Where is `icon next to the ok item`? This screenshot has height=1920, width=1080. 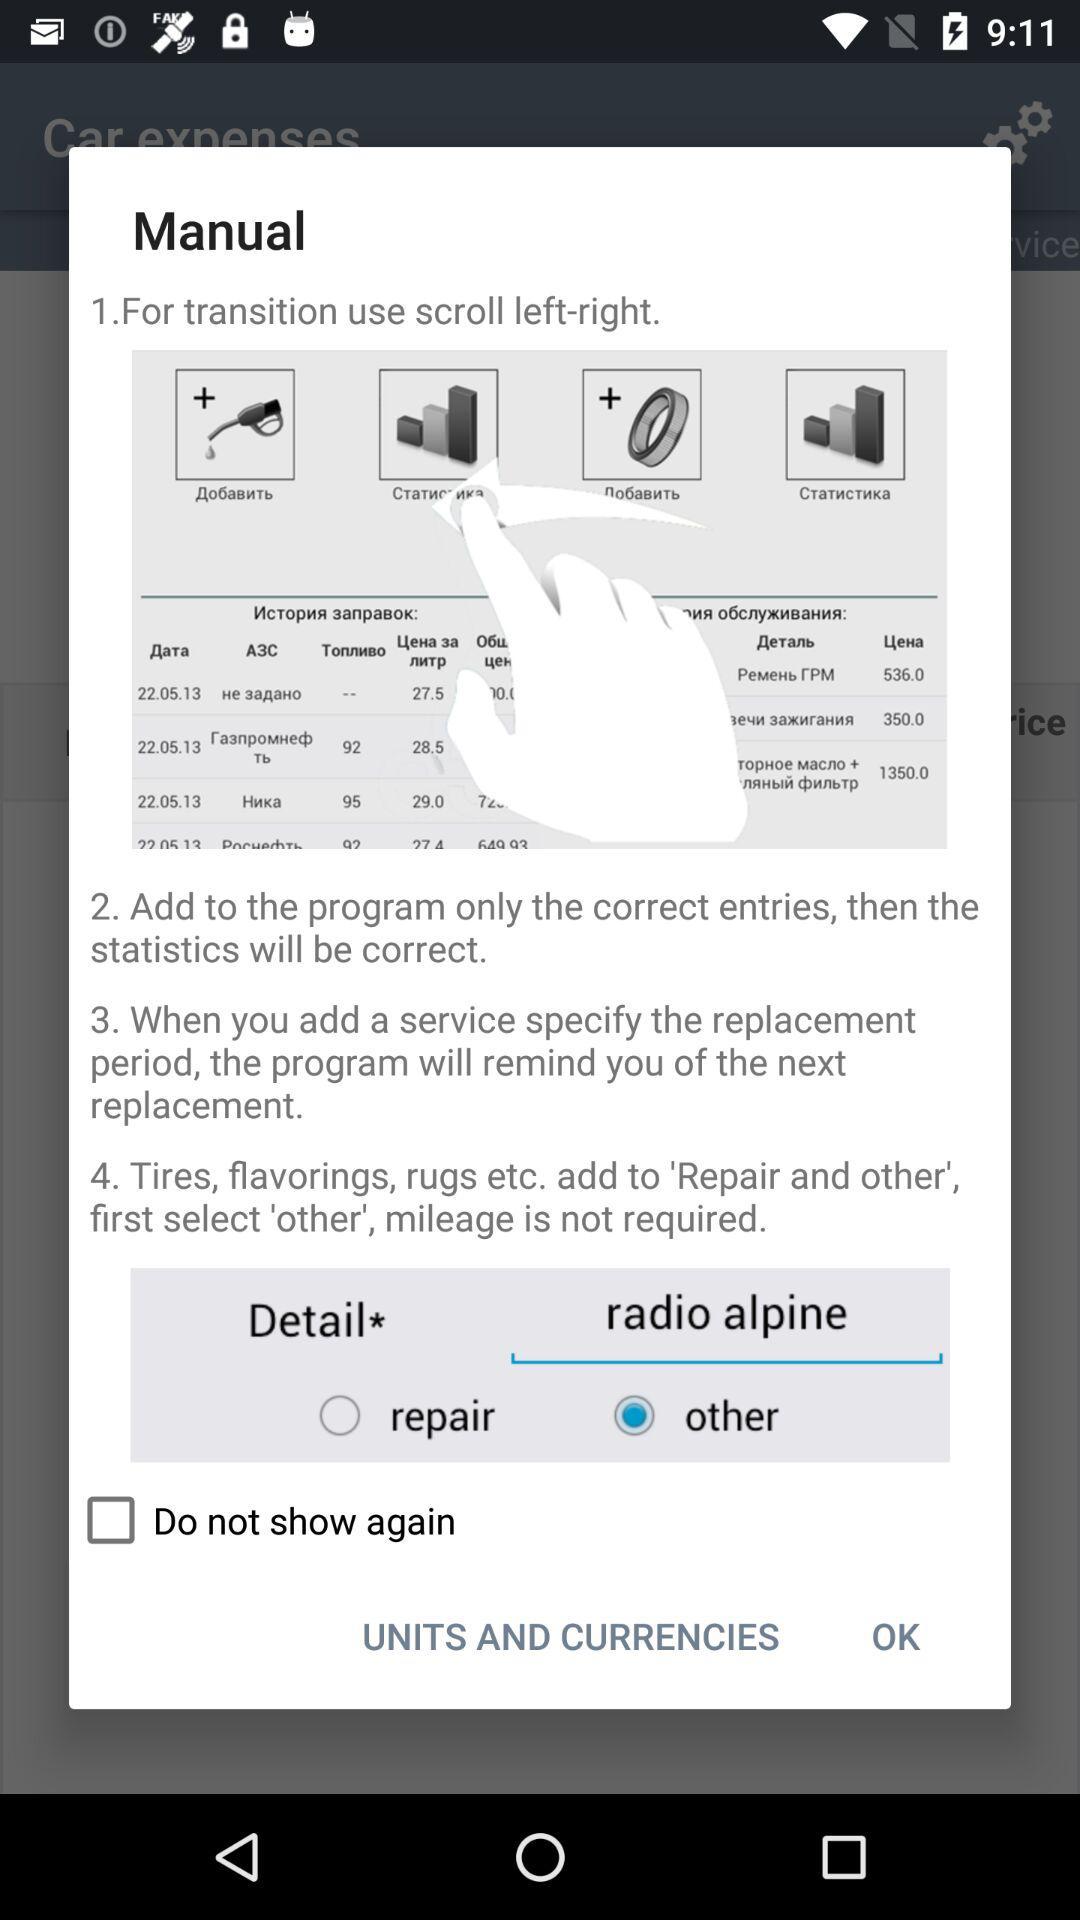 icon next to the ok item is located at coordinates (571, 1635).